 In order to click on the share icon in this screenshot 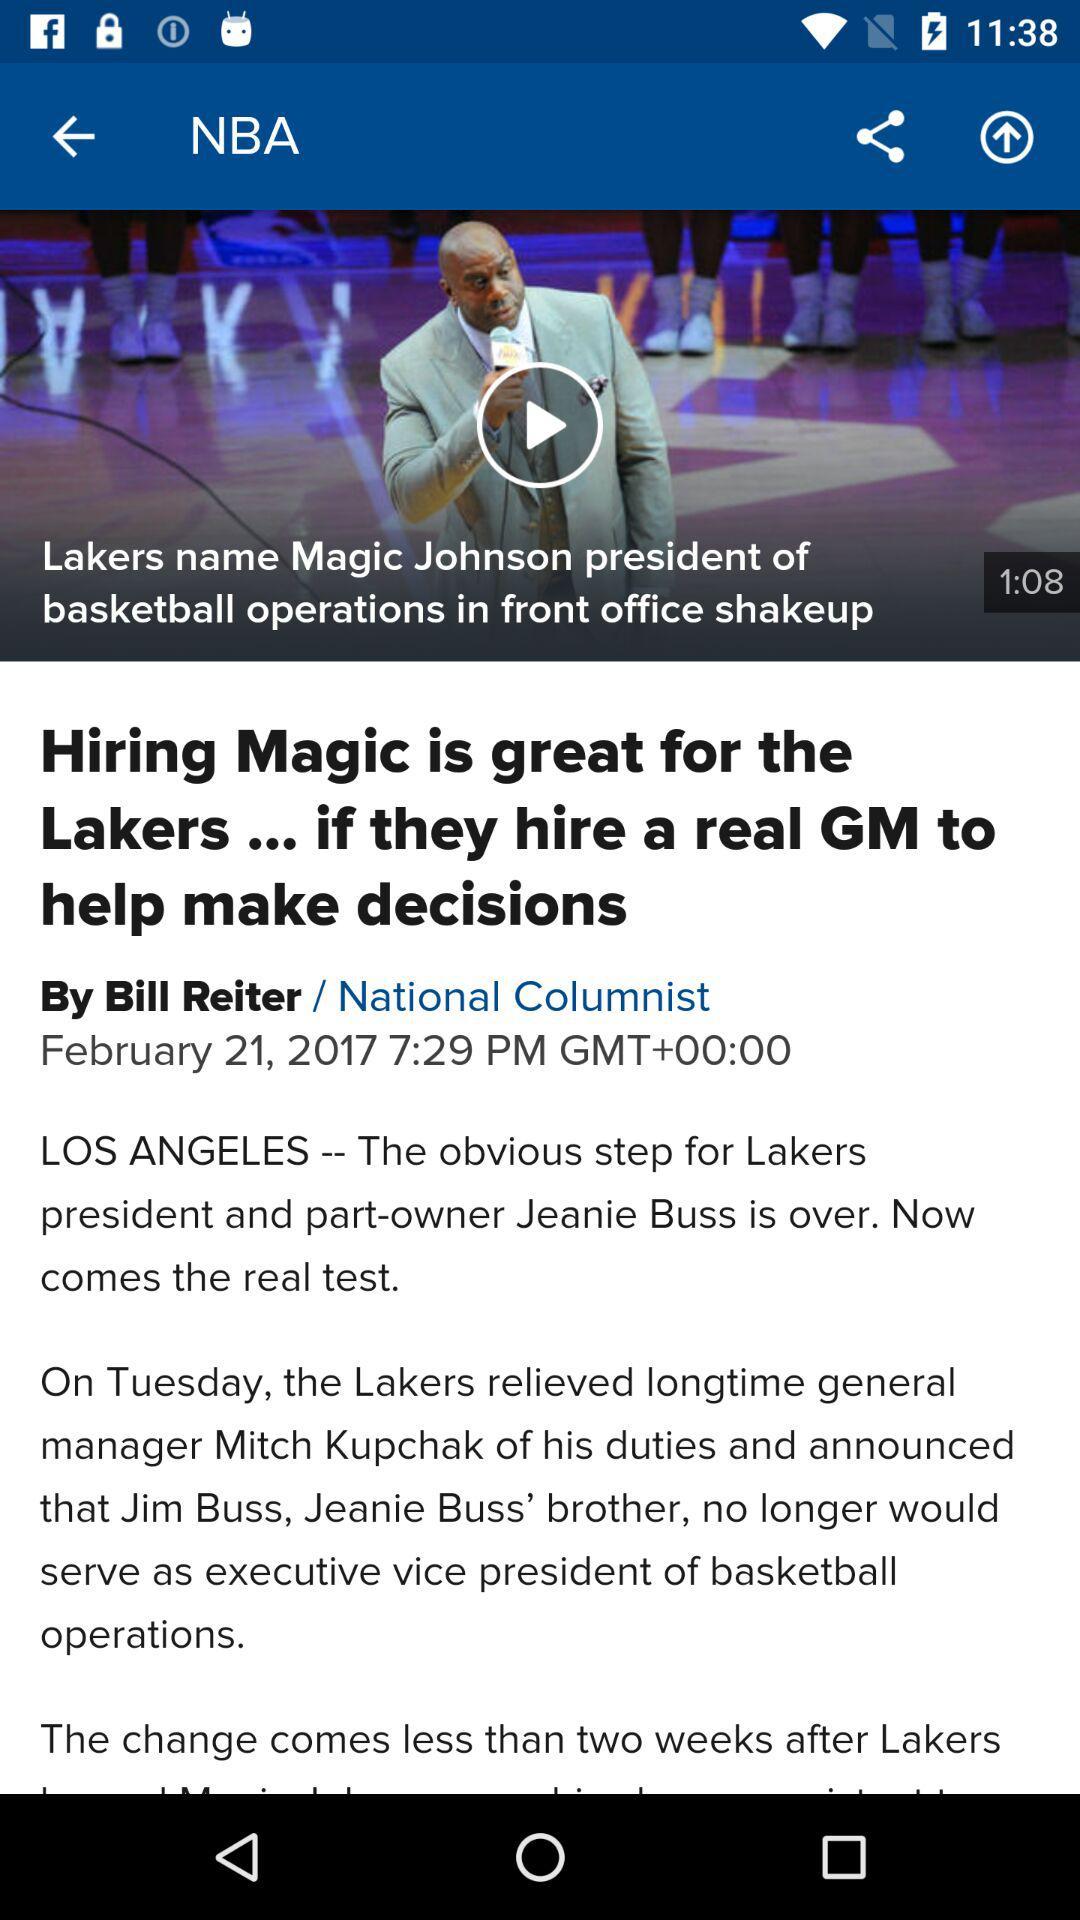, I will do `click(879, 135)`.